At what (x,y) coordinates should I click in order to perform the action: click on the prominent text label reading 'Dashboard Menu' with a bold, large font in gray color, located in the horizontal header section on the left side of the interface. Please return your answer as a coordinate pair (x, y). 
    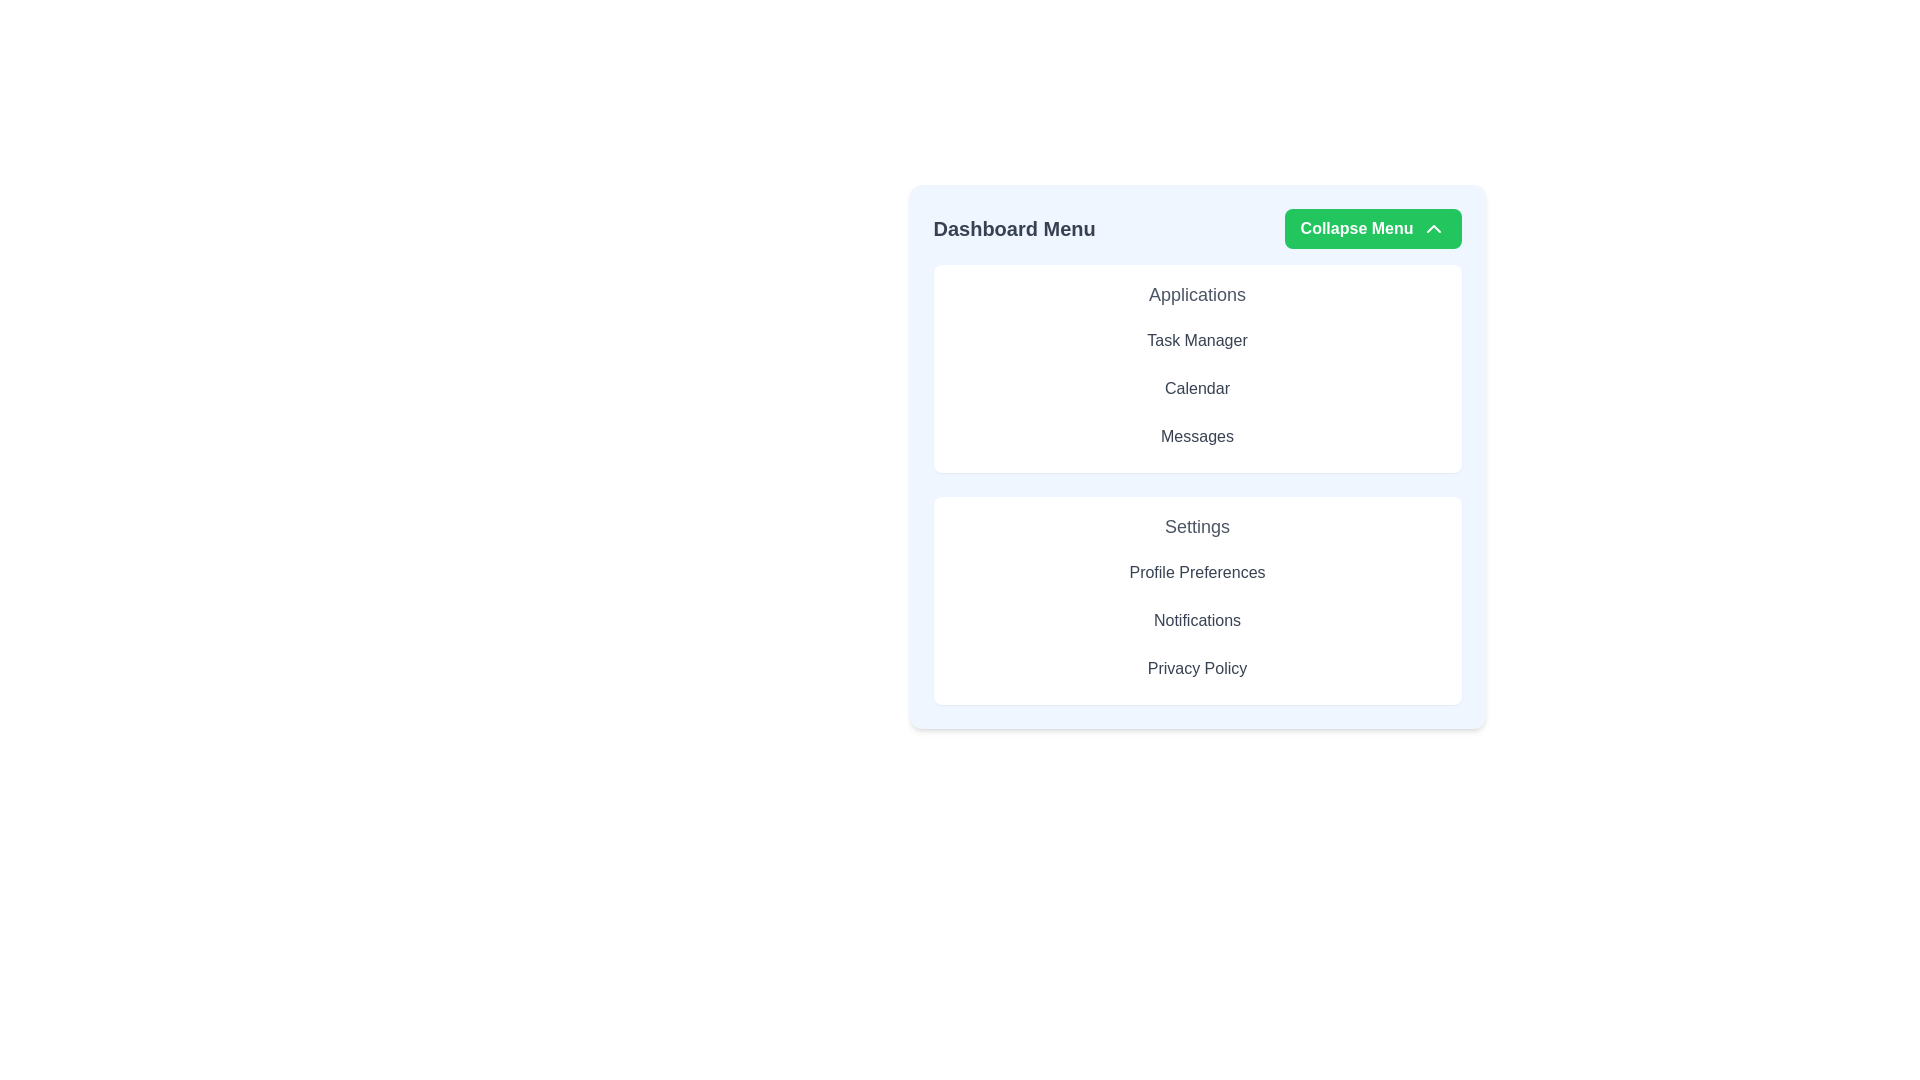
    Looking at the image, I should click on (1014, 227).